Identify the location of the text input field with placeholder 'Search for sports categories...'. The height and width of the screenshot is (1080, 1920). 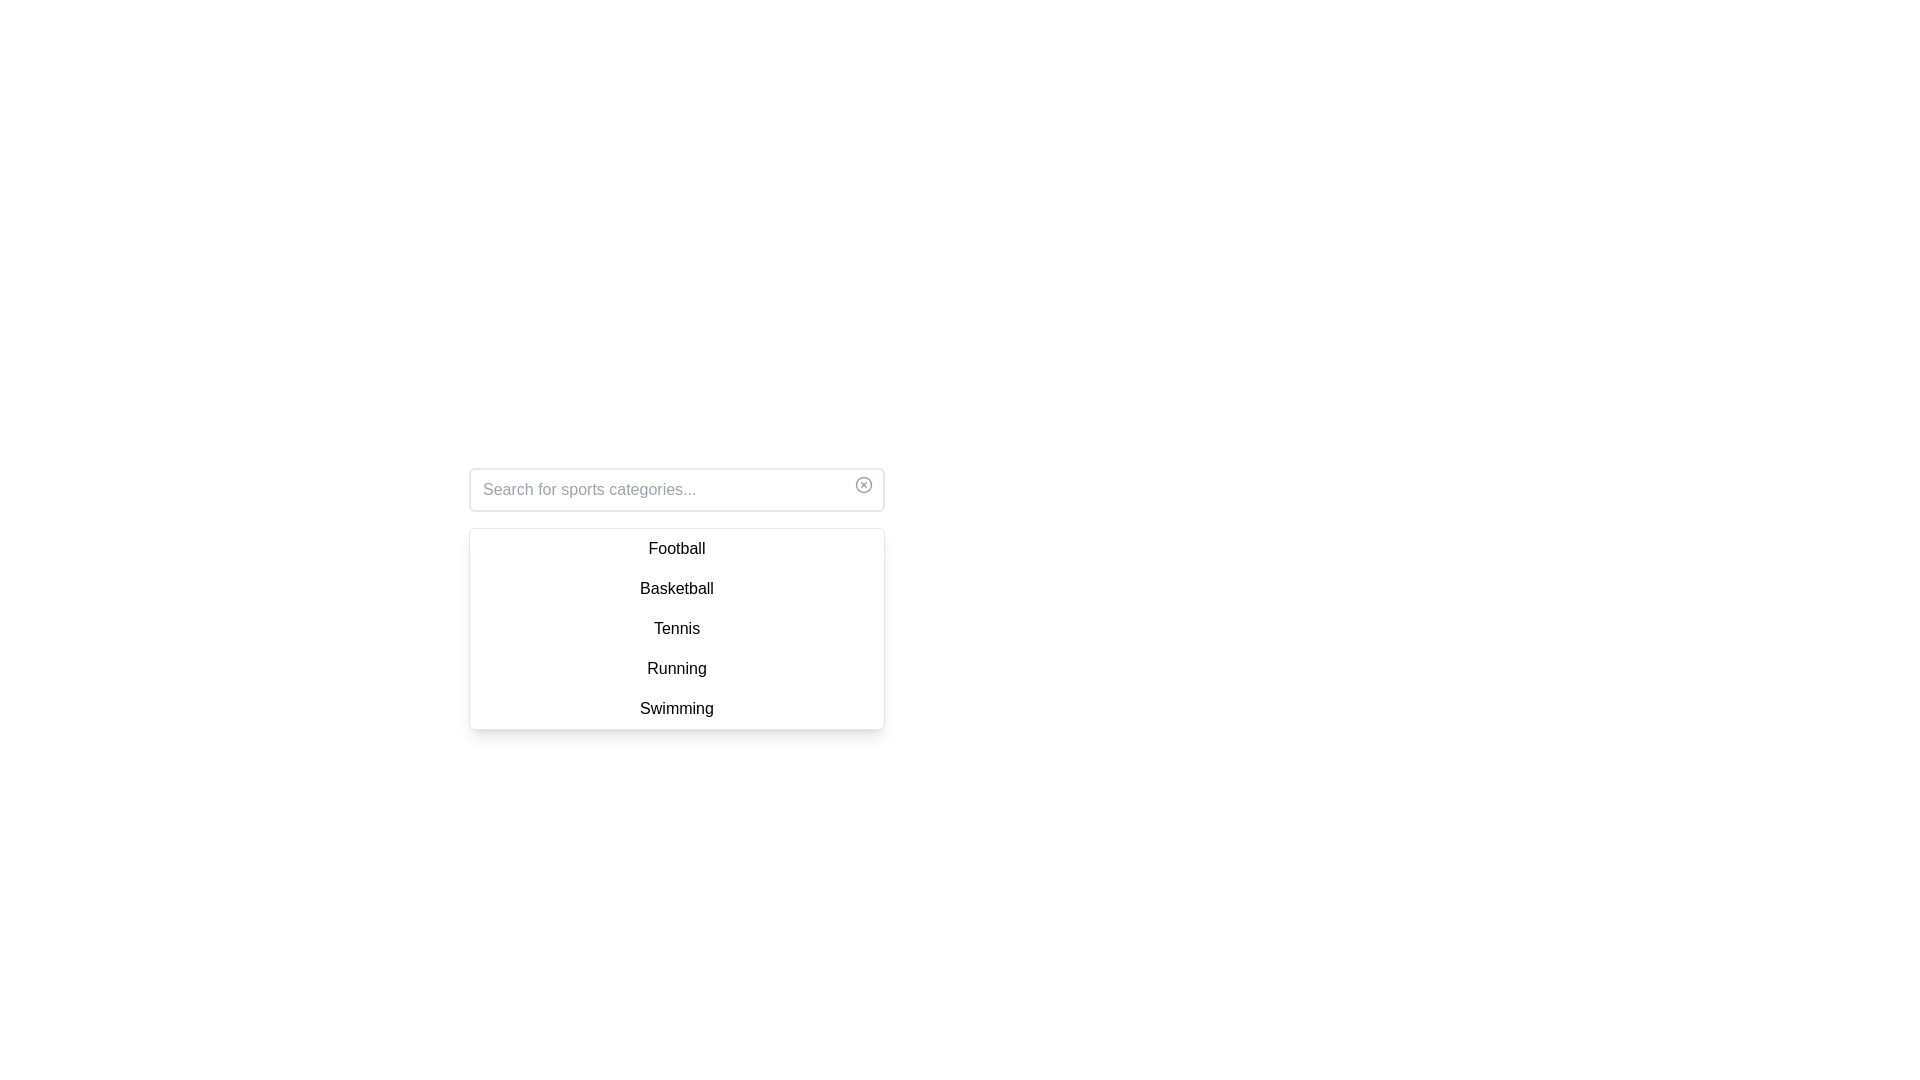
(676, 489).